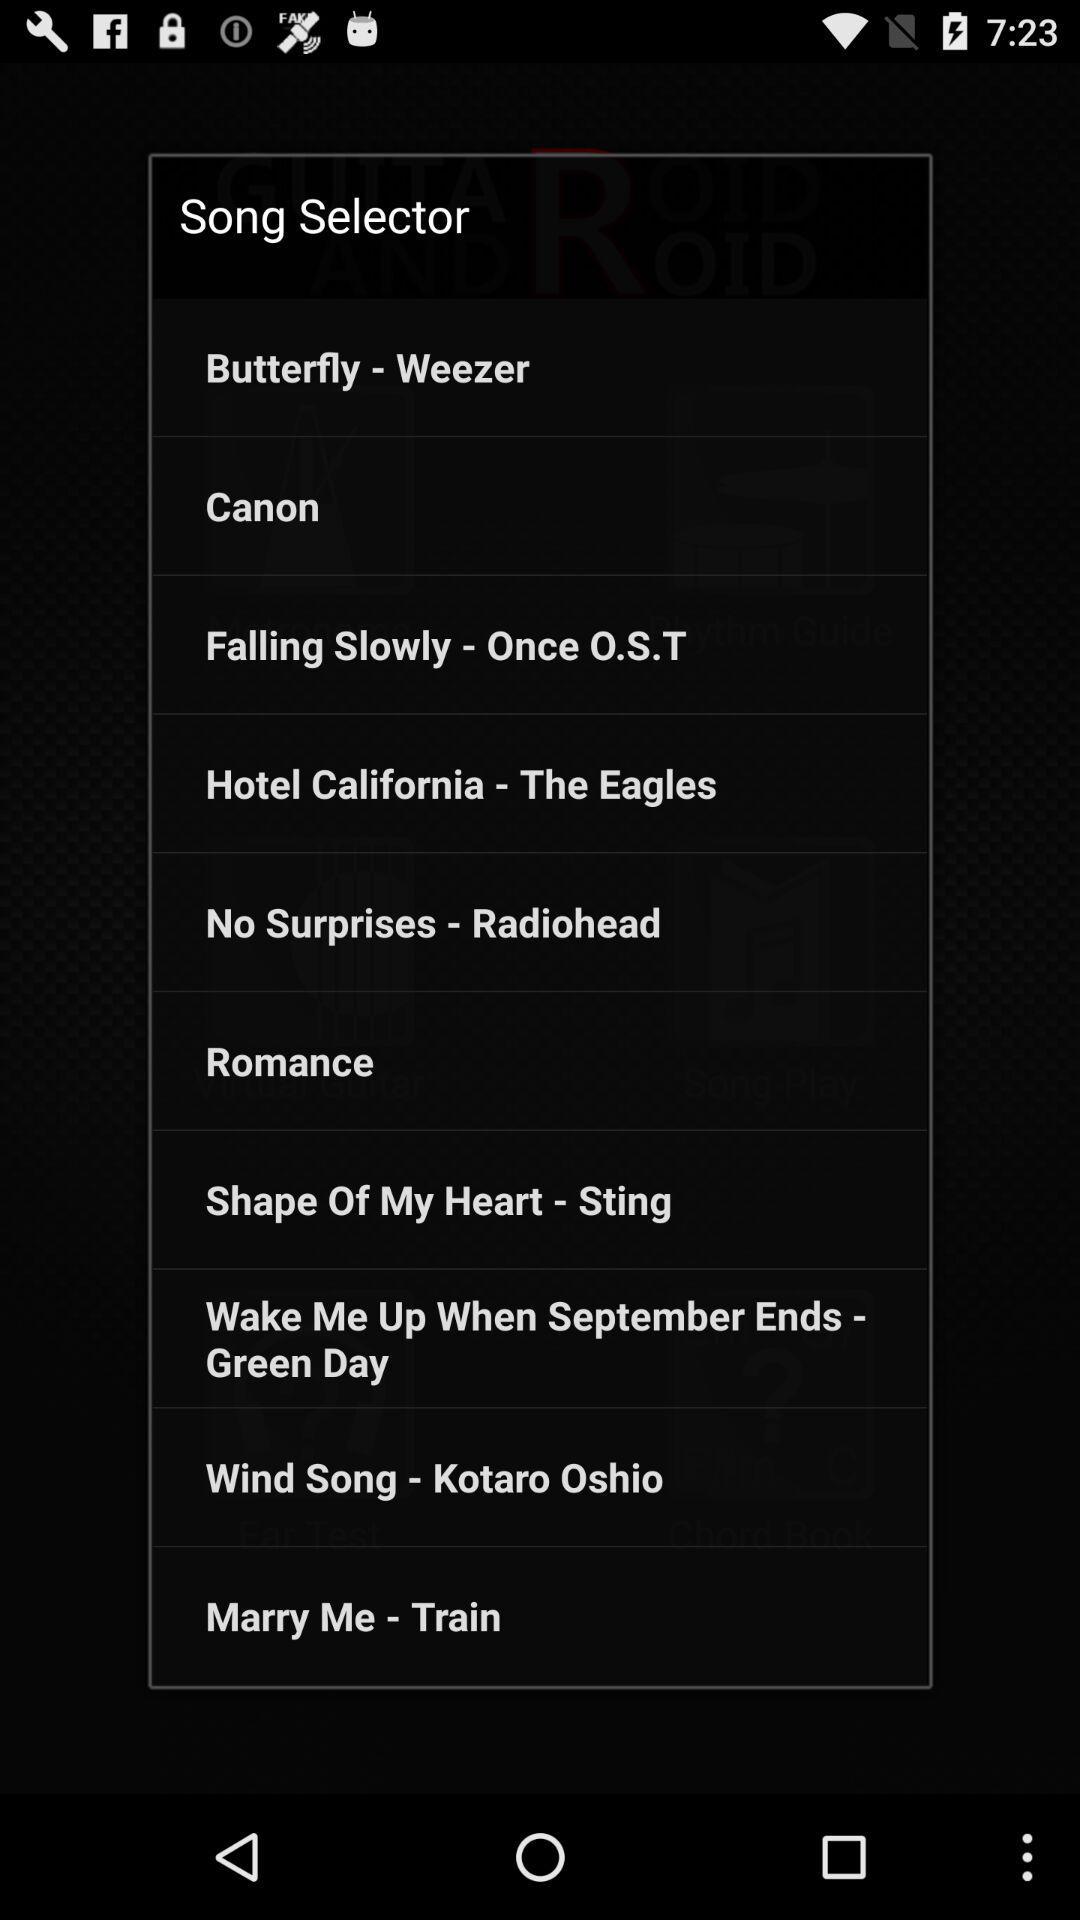 The height and width of the screenshot is (1920, 1080). What do you see at coordinates (419, 644) in the screenshot?
I see `the falling slowly once app` at bounding box center [419, 644].